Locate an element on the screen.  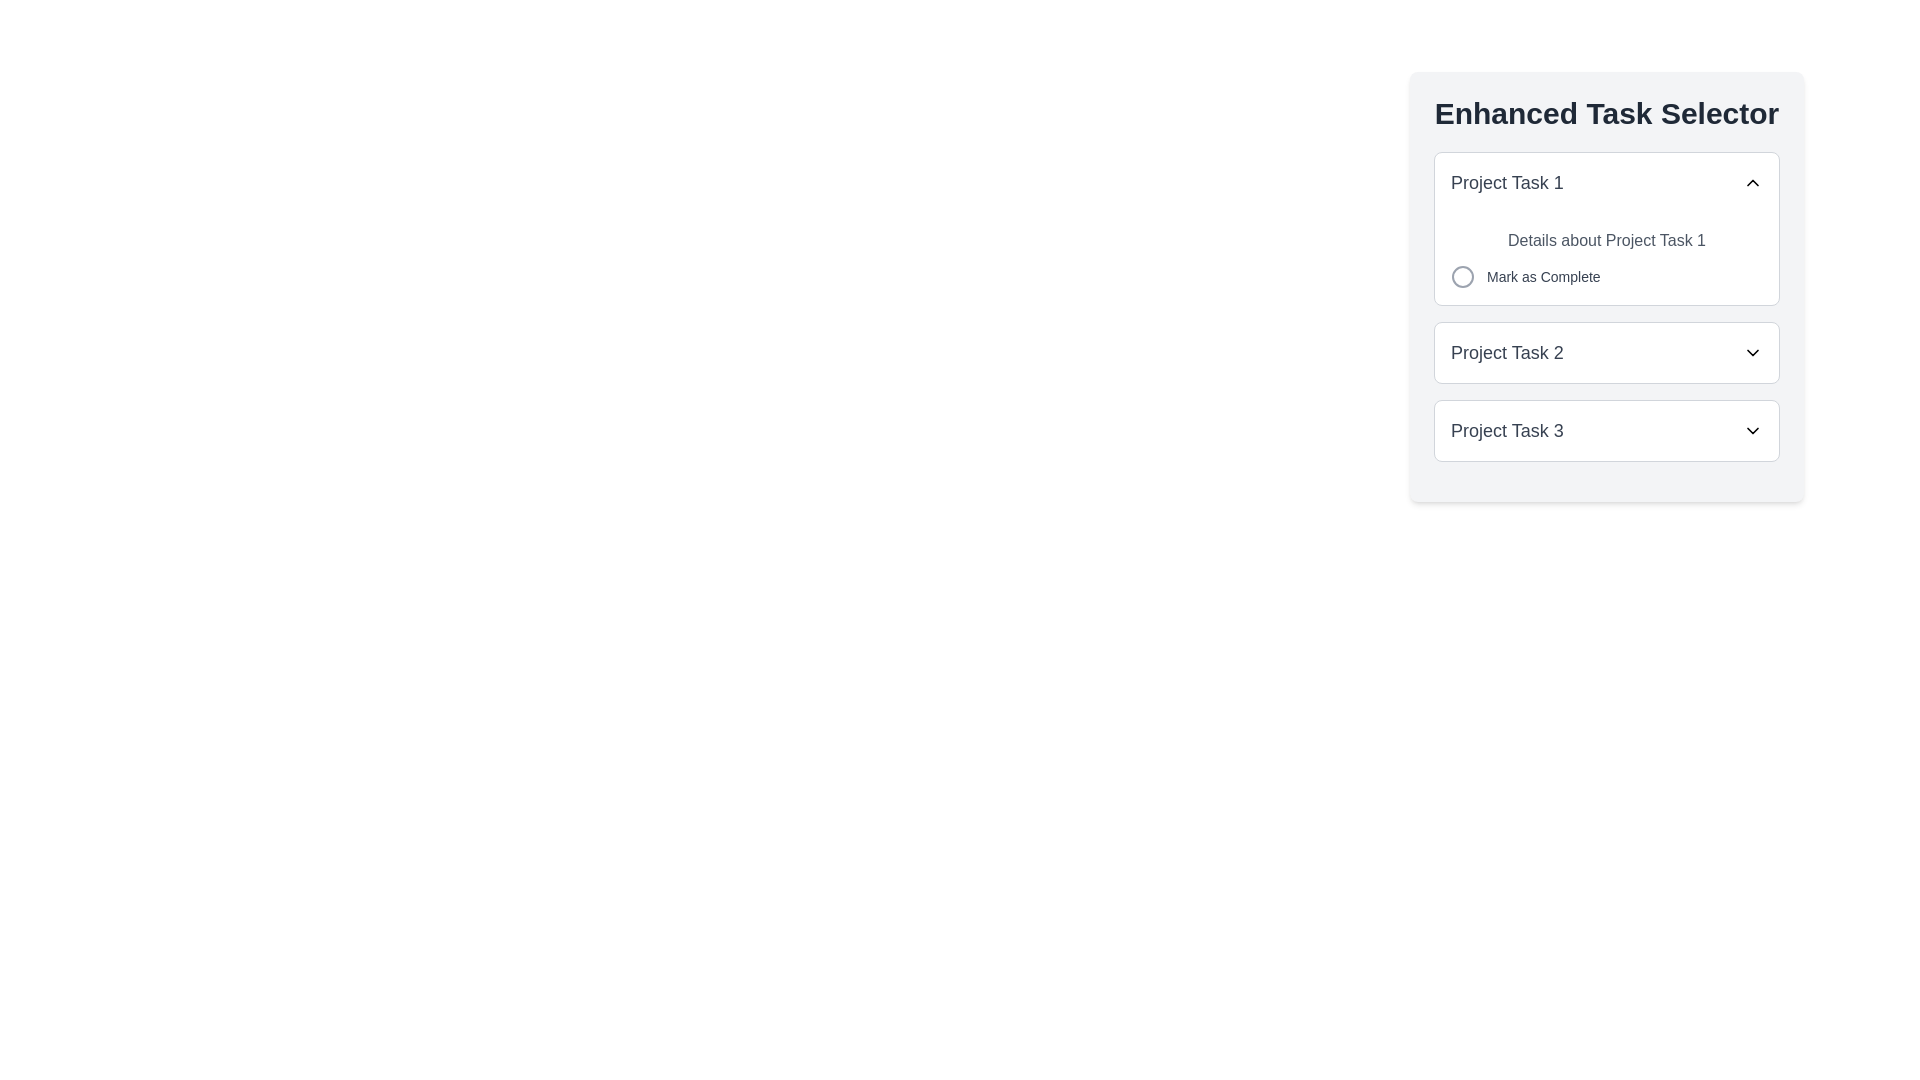
the small, triangular-shaped dropdown toggle icon located to the right of the 'Project Task 3' label is located at coordinates (1751, 430).